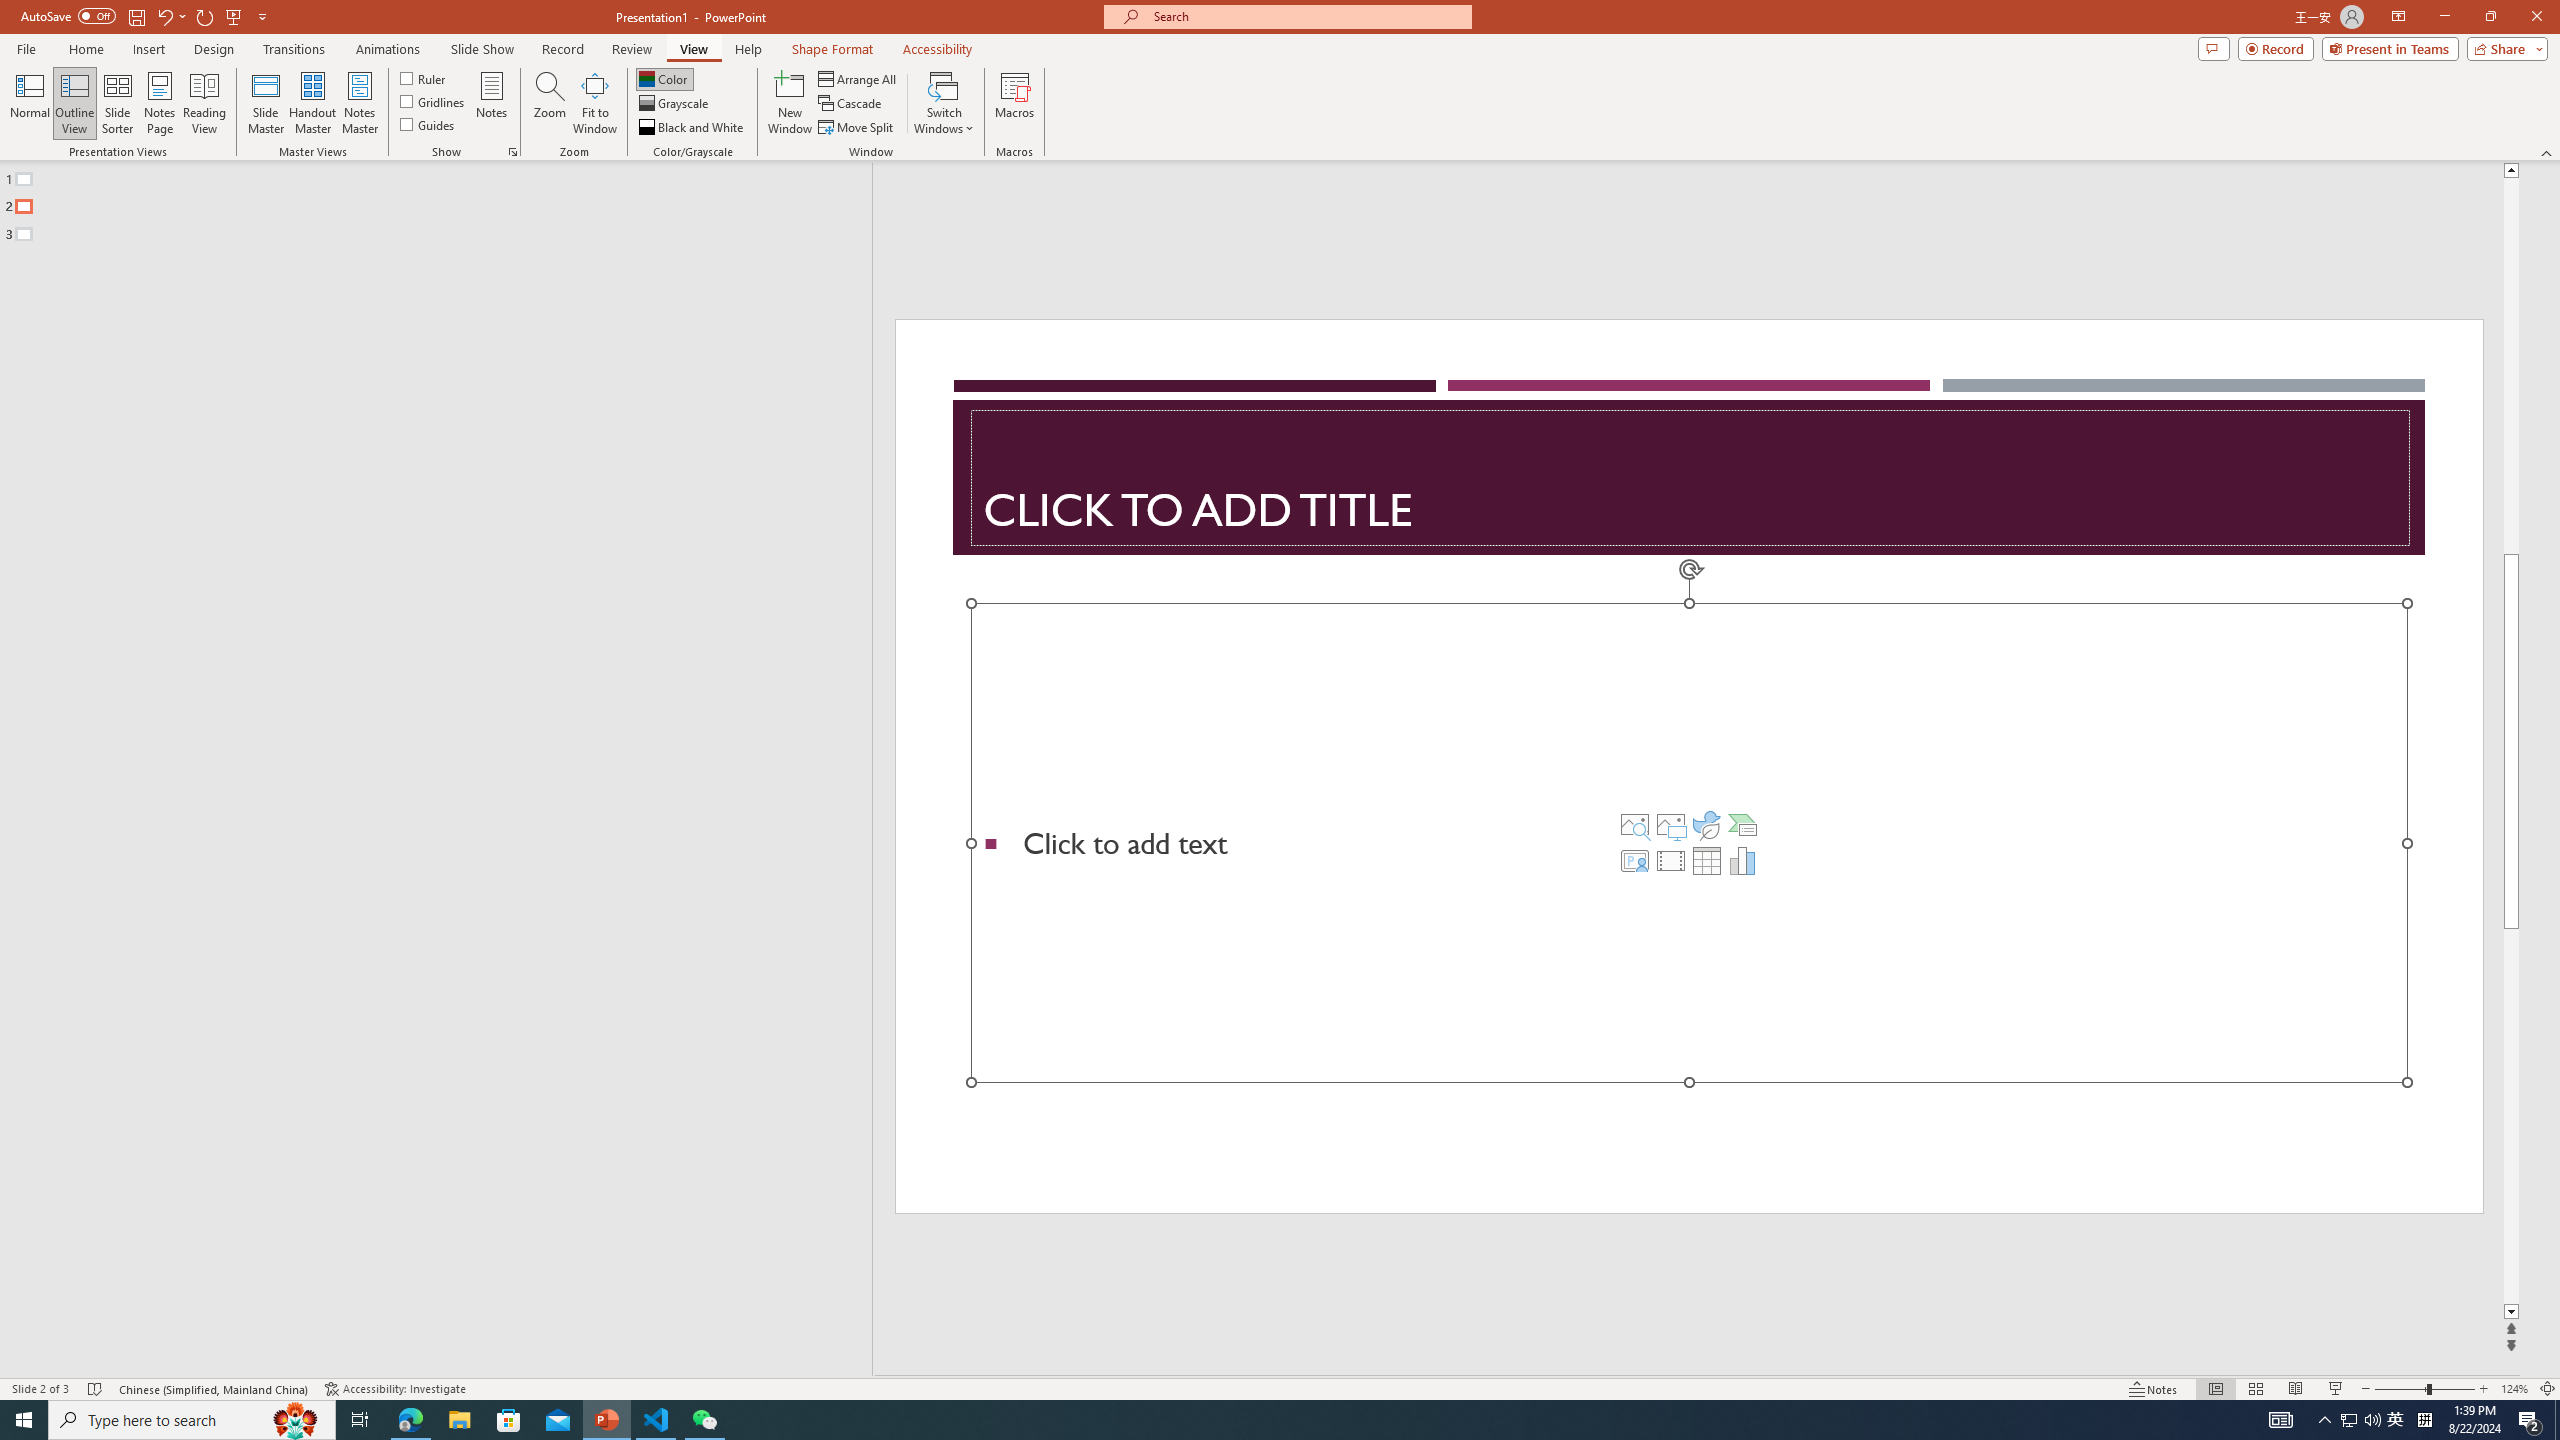 The height and width of the screenshot is (1440, 2560). What do you see at coordinates (513, 150) in the screenshot?
I see `'Grid Settings...'` at bounding box center [513, 150].